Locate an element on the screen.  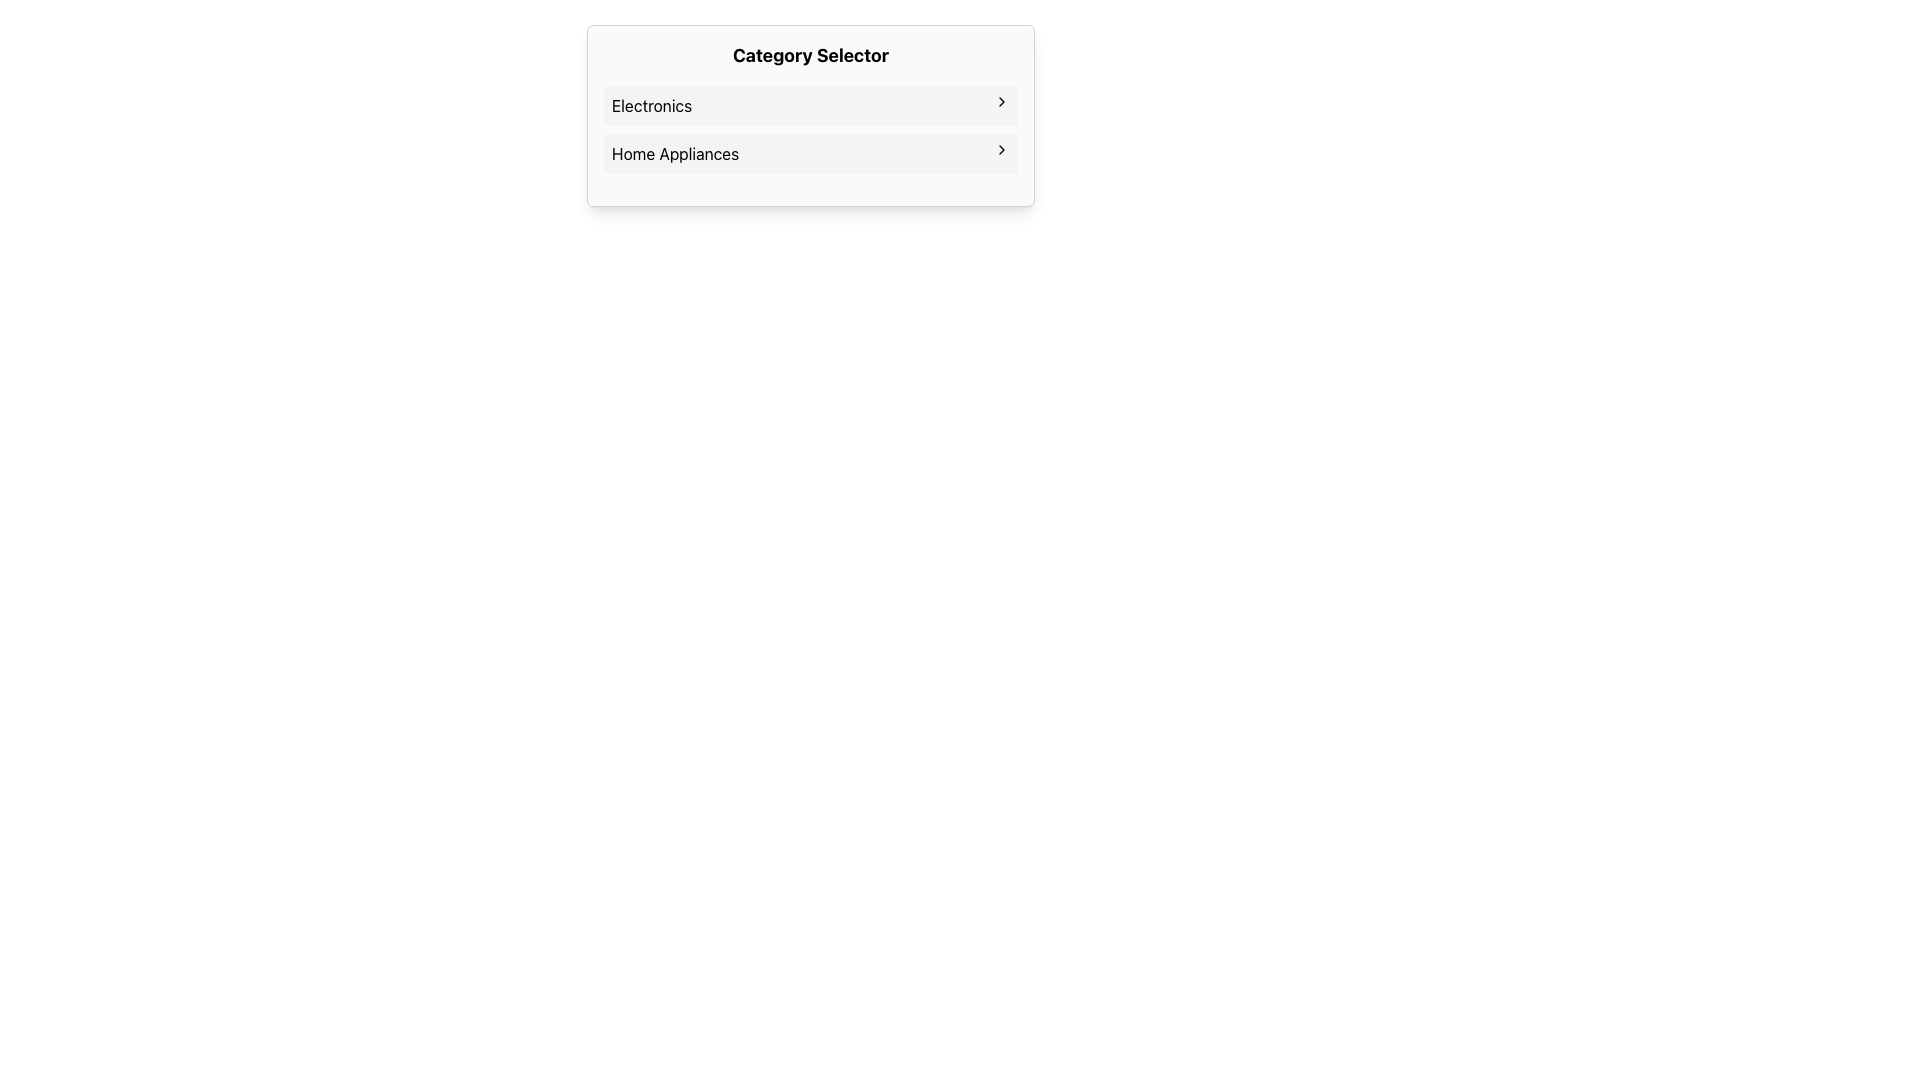
the Interactive Menu Item labeled 'Electronics' in the 'Category Selector' menu is located at coordinates (811, 105).